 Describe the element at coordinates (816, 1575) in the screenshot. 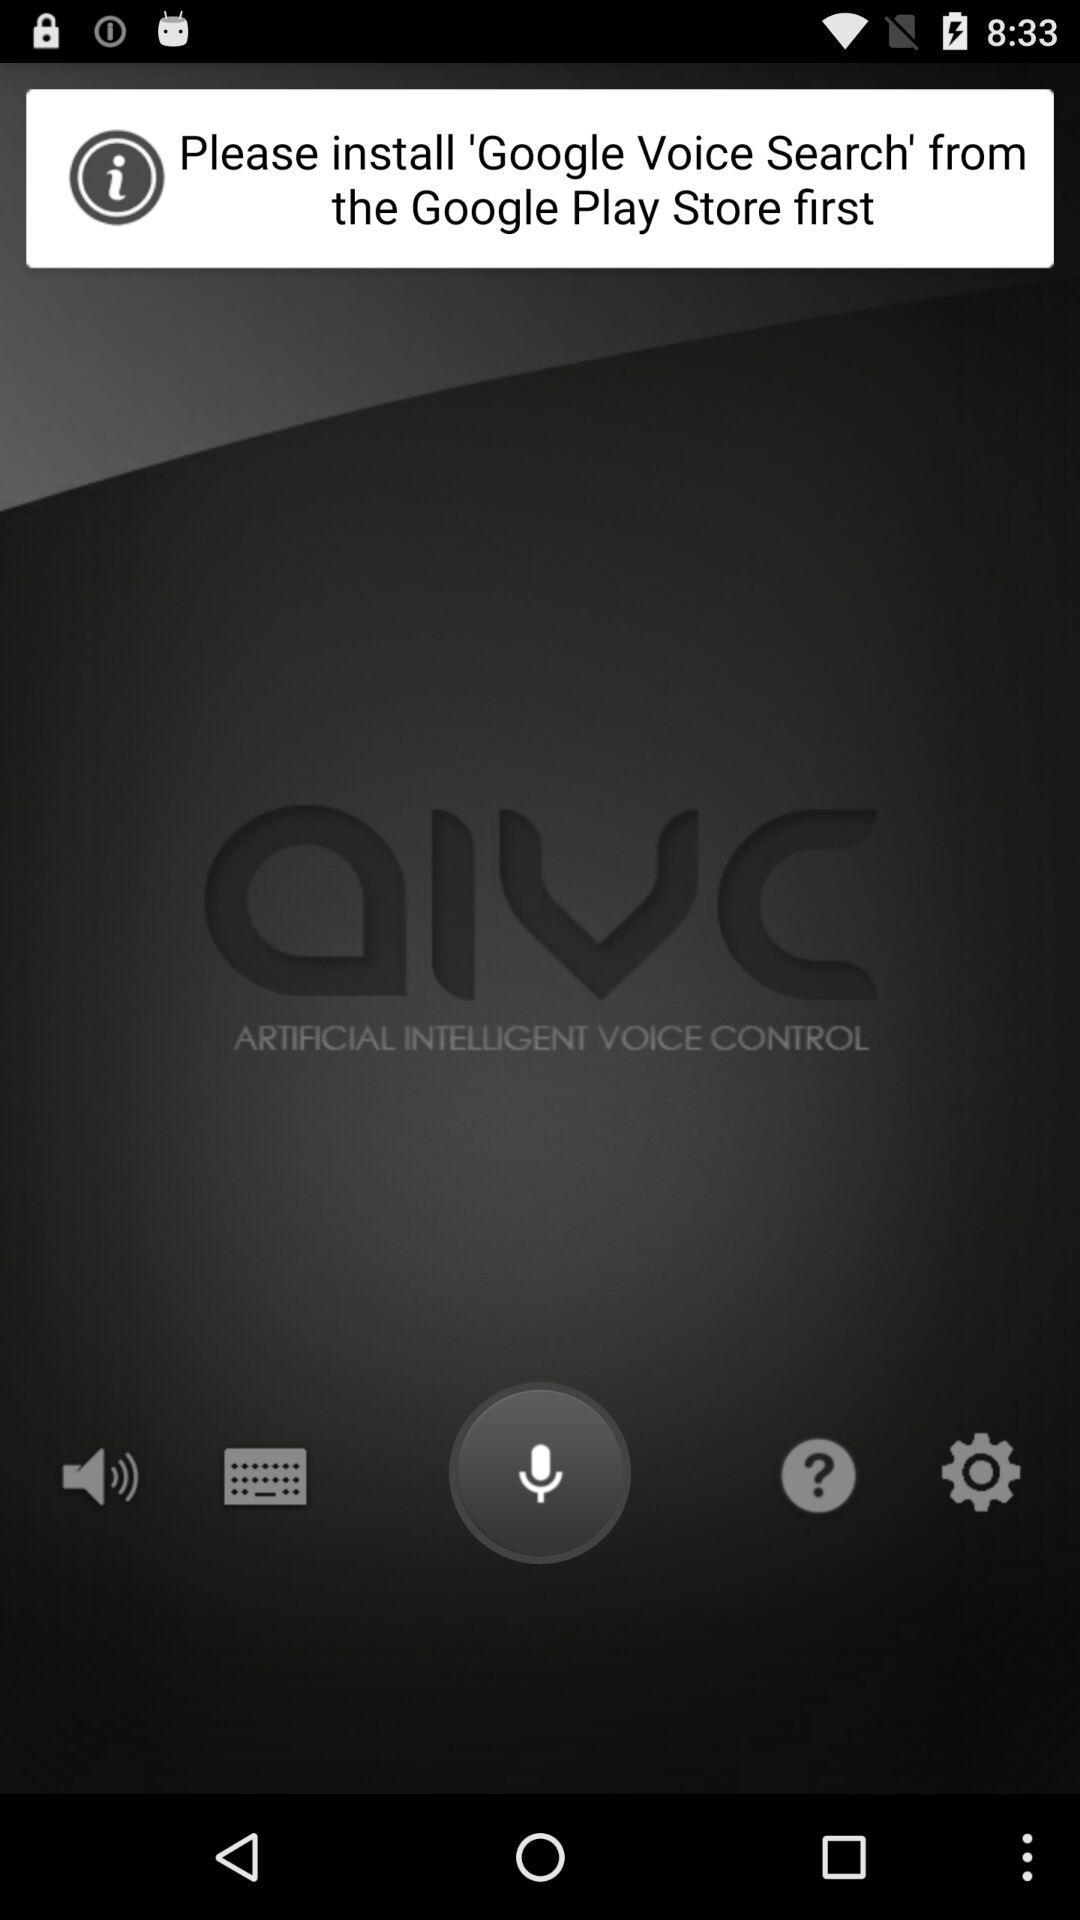

I see `the help icon` at that location.